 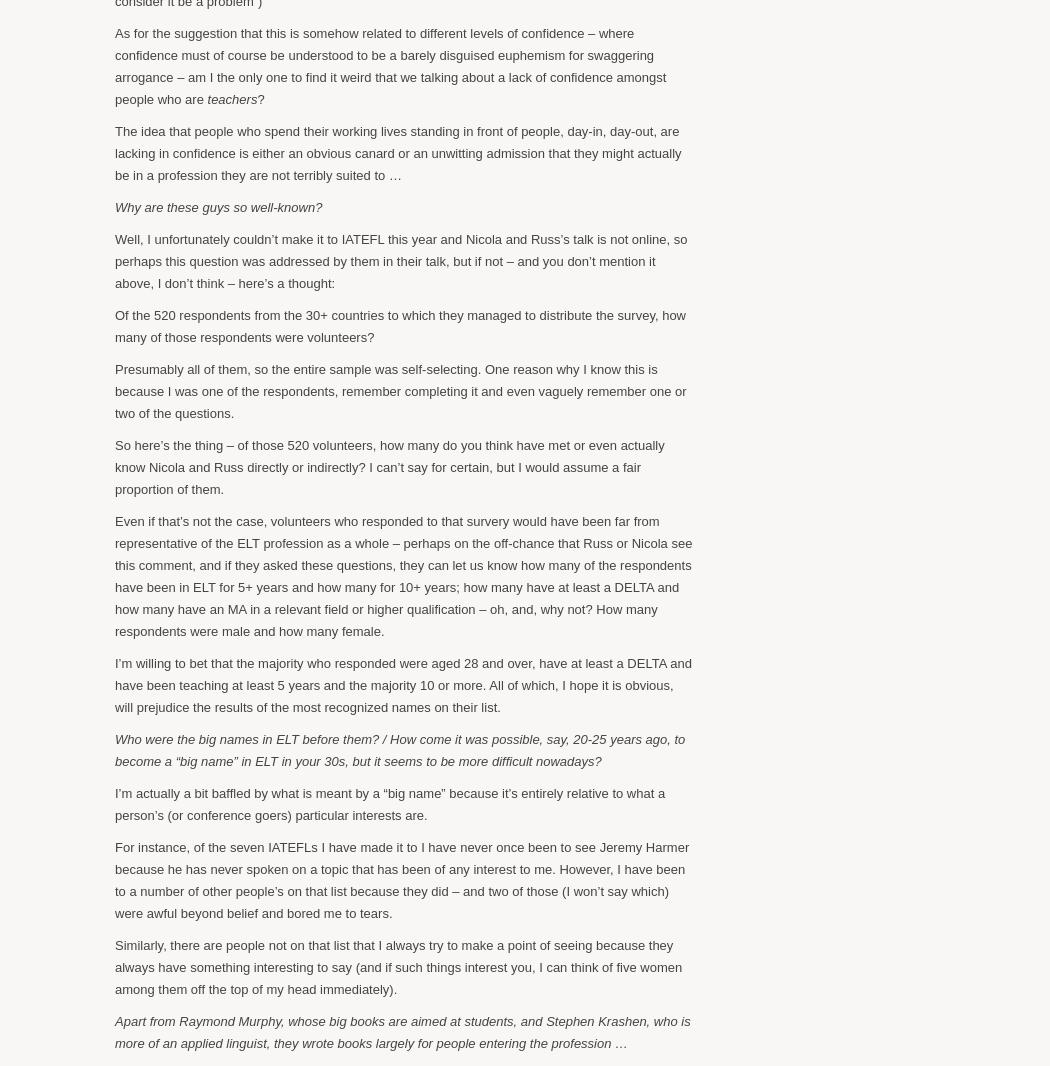 I want to click on 'Who were the big names in ELT before them? / How come it was possible, say, 20-25 years ago, to become a “big name” in ELT in your 30s, but it seems to be more difficult nowadays?', so click(x=400, y=748).